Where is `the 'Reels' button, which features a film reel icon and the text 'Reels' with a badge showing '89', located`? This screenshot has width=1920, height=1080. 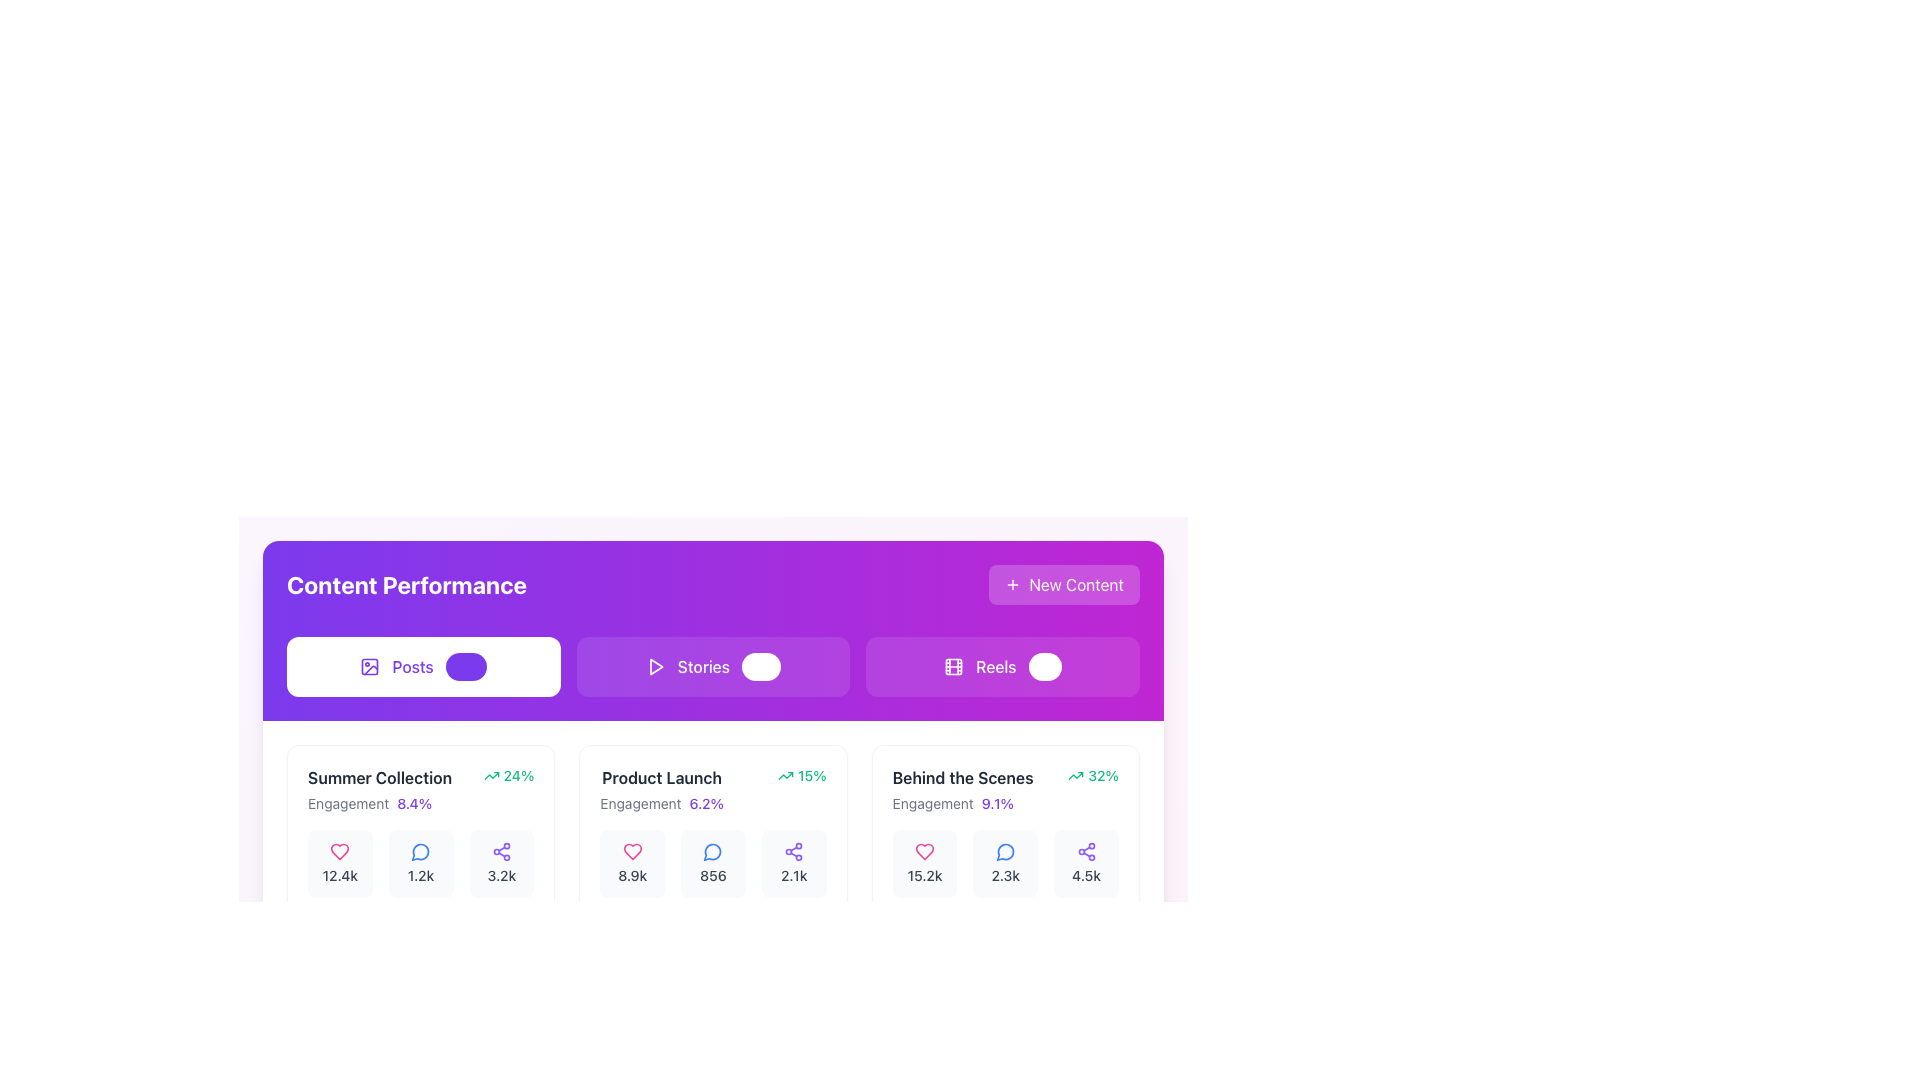 the 'Reels' button, which features a film reel icon and the text 'Reels' with a badge showing '89', located is located at coordinates (1003, 667).